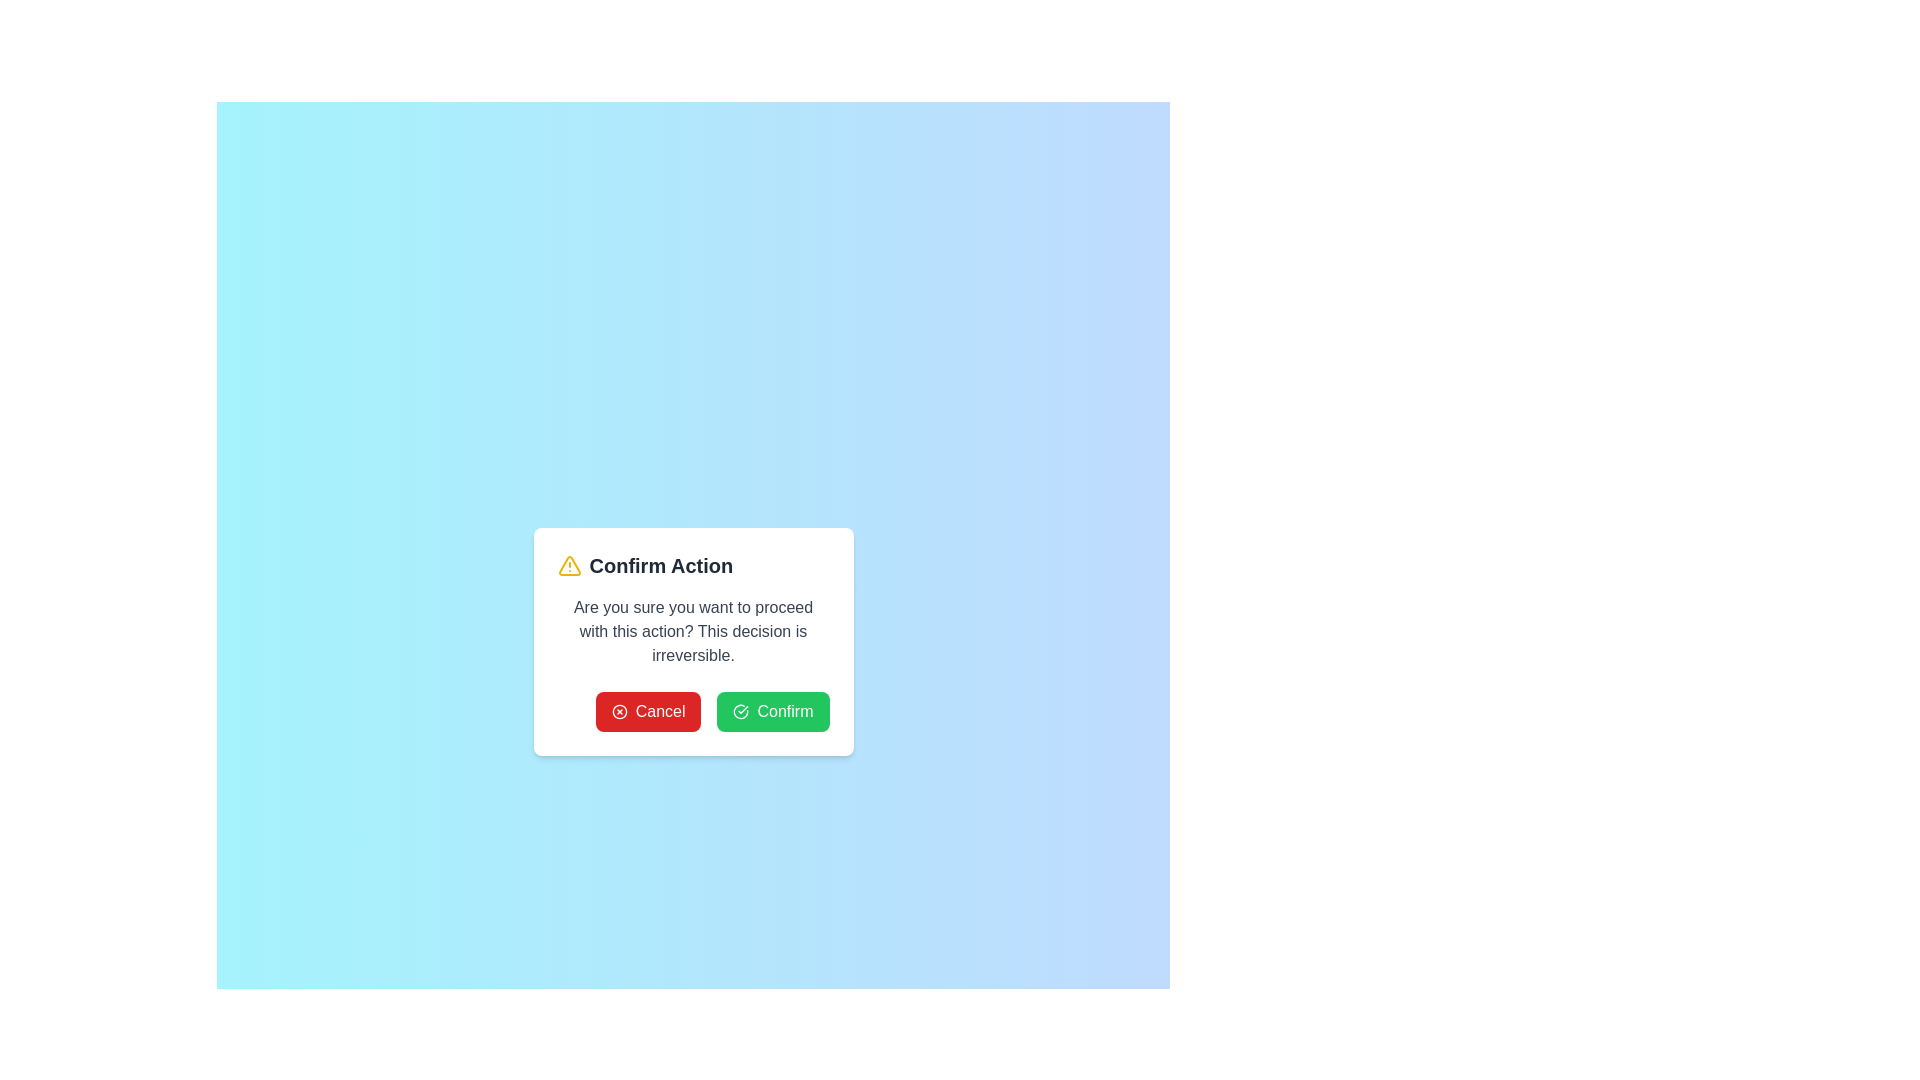 This screenshot has height=1080, width=1920. Describe the element at coordinates (661, 566) in the screenshot. I see `the 'Confirm Action' text label, which is styled in bold as 'text-xl' and colored dark gray, located next to a yellow triangular warning icon in a confirmation dialog box` at that location.